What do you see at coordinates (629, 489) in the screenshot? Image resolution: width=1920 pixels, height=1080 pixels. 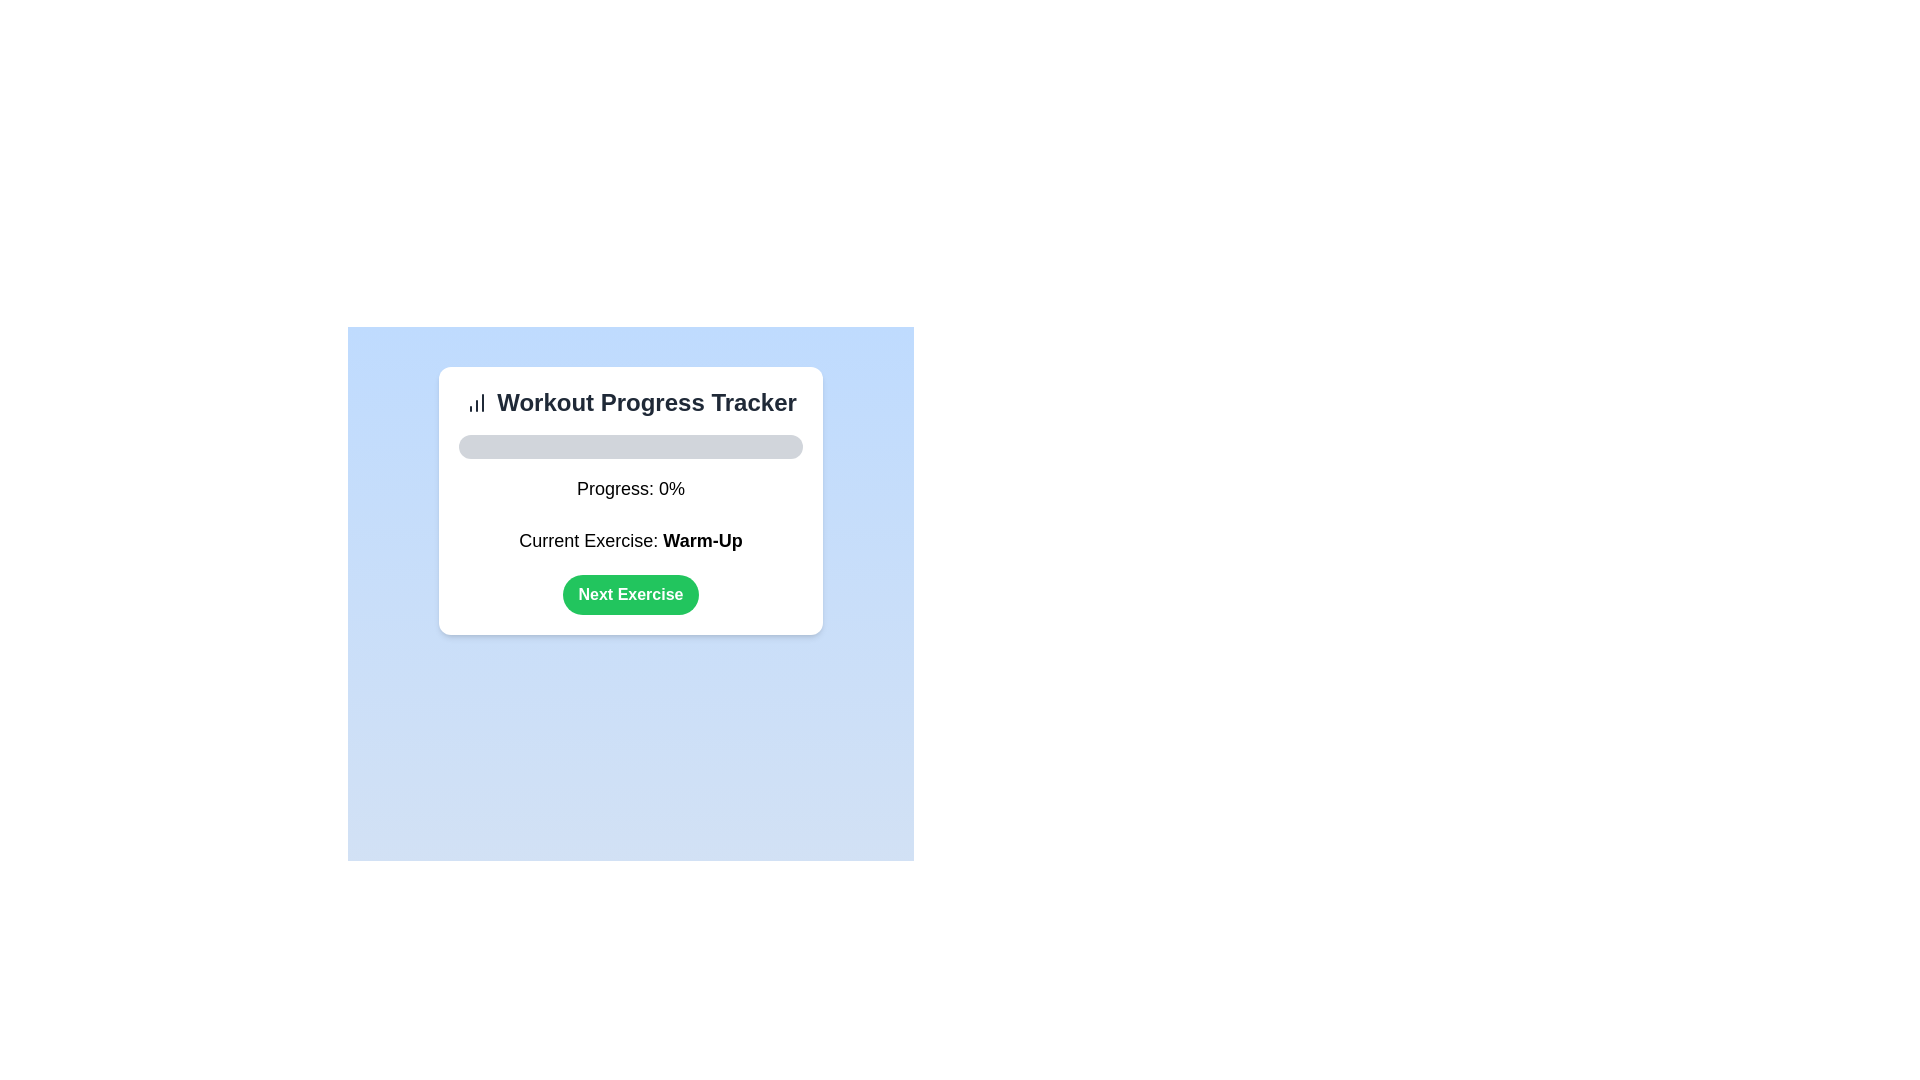 I see `the text label displaying 'Progress: 0%' which is centered below a progress bar and provides clarity on progress tracking` at bounding box center [629, 489].